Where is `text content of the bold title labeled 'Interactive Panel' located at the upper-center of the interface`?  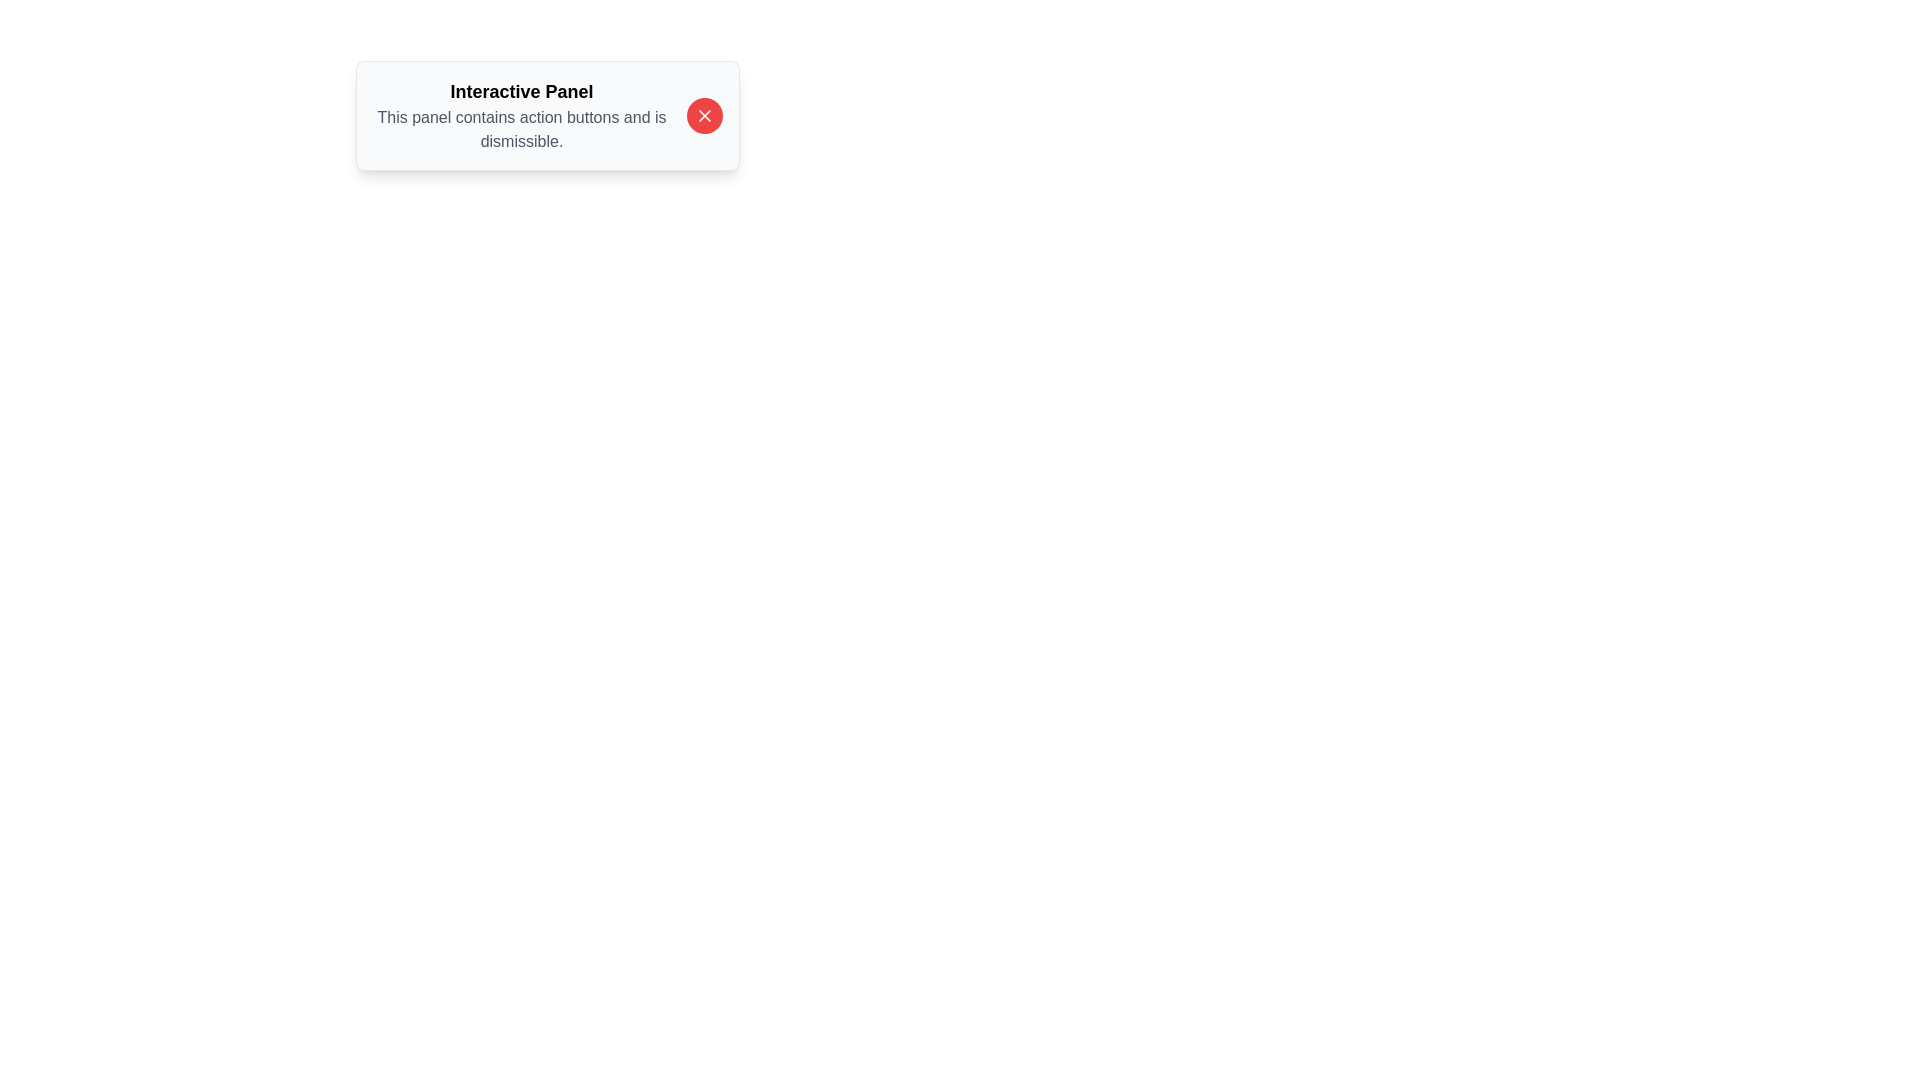
text content of the bold title labeled 'Interactive Panel' located at the upper-center of the interface is located at coordinates (522, 92).